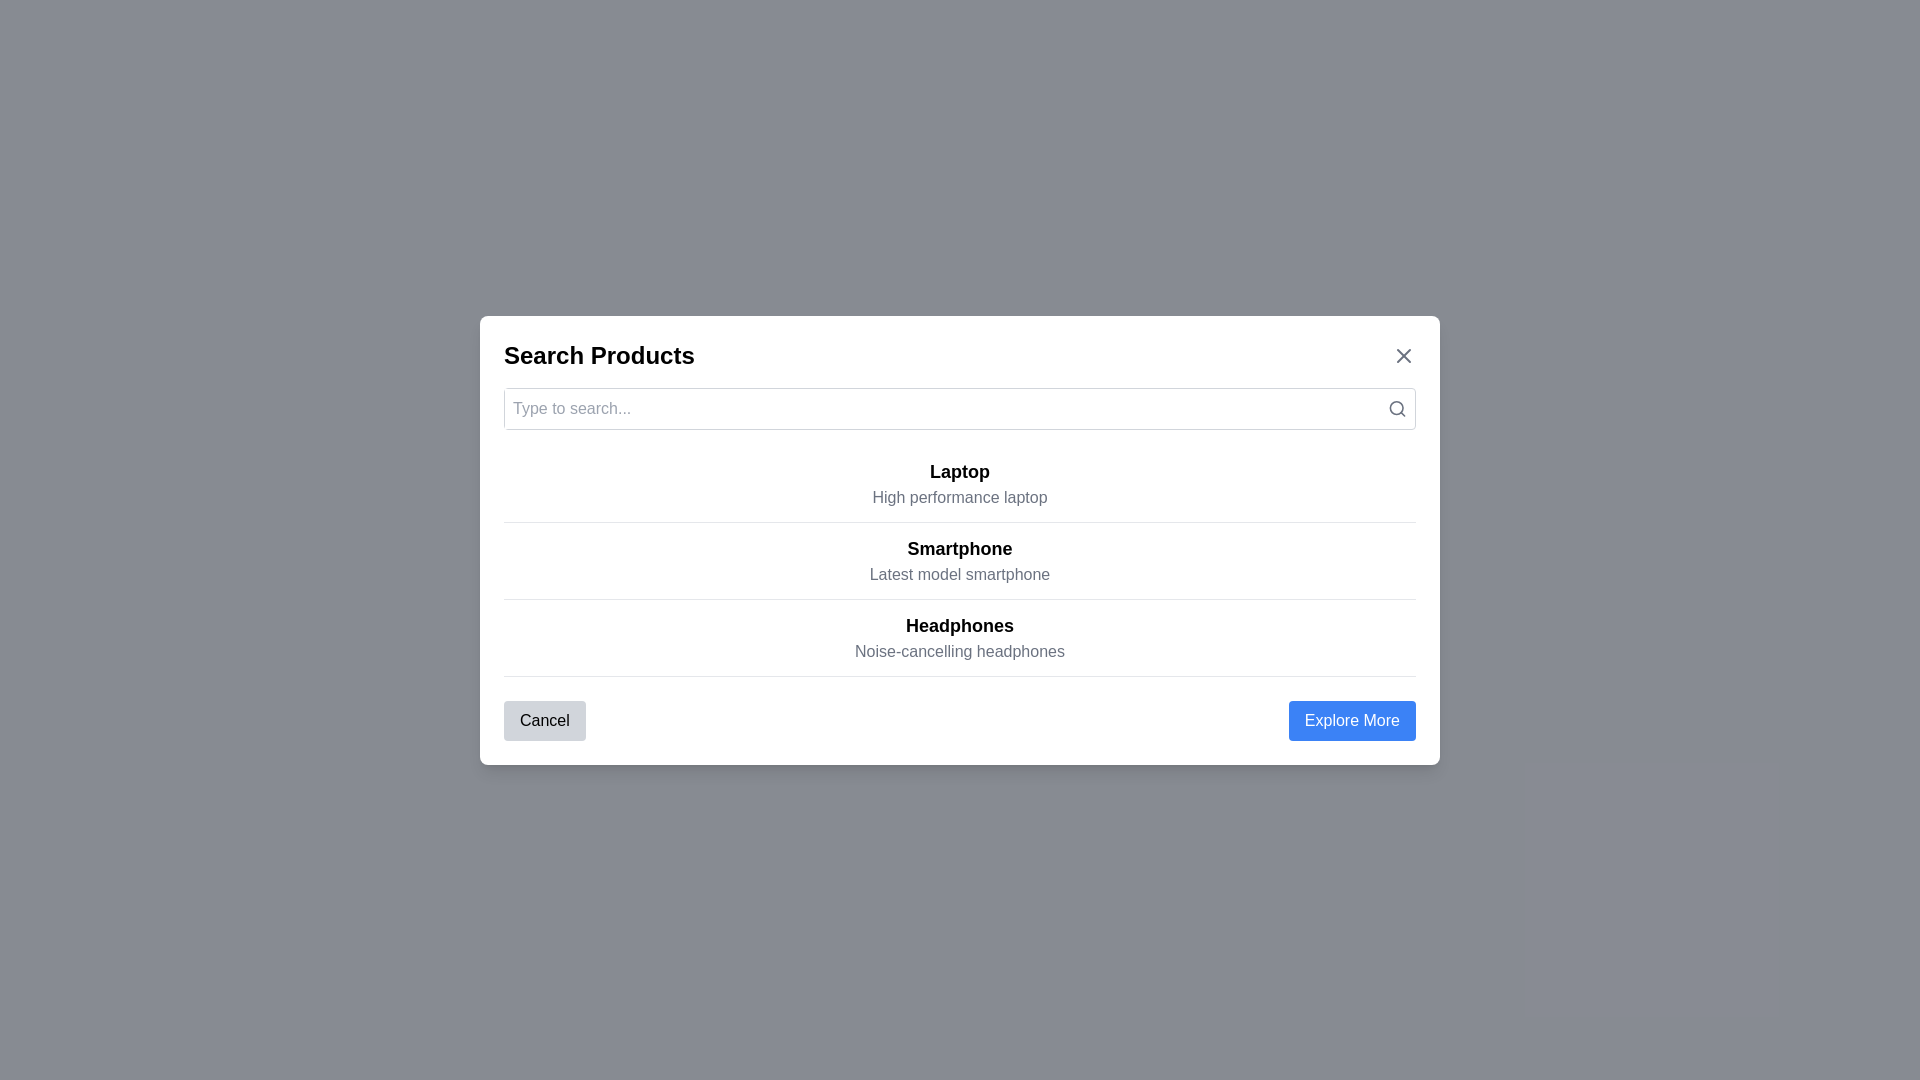 The width and height of the screenshot is (1920, 1080). What do you see at coordinates (960, 560) in the screenshot?
I see `the text block describing the product 'Smartphone' with the detail 'Latest model smartphone', which is the second item in a vertical list of items` at bounding box center [960, 560].